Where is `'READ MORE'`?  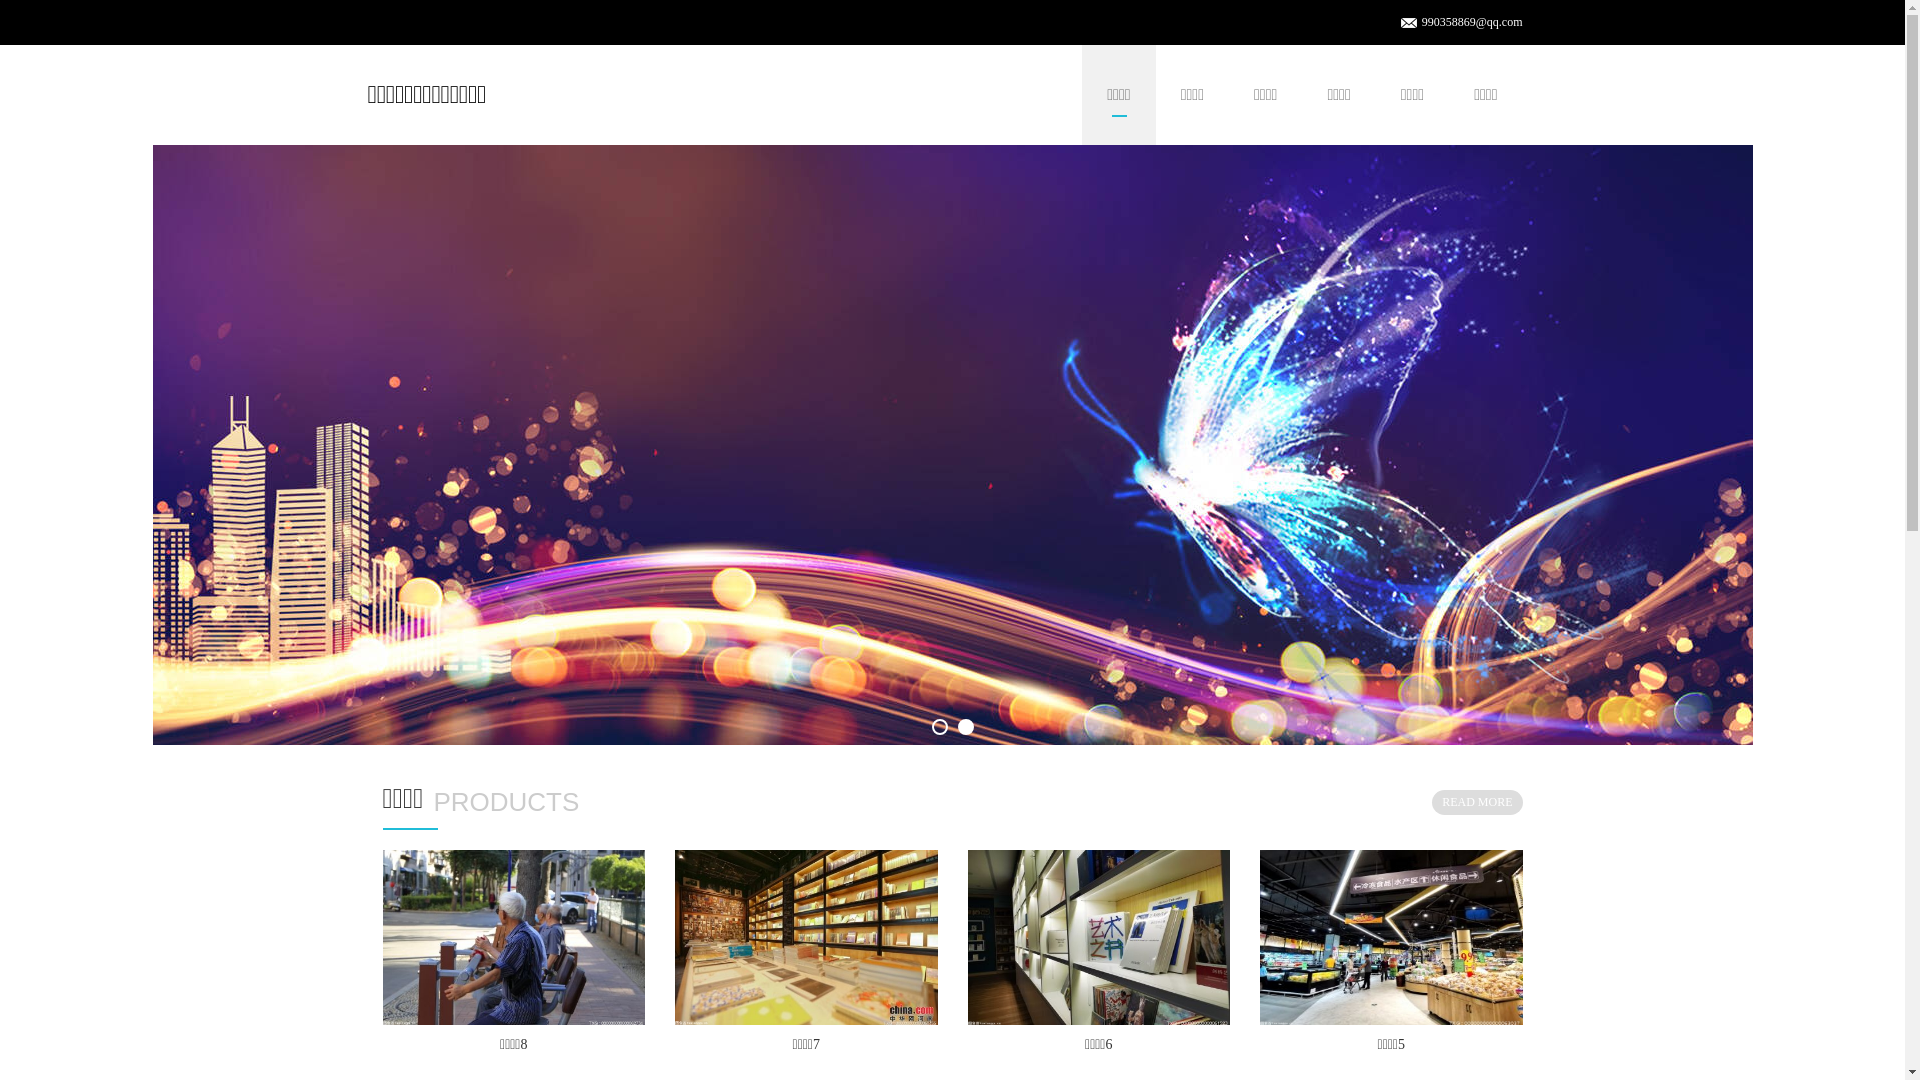
'READ MORE' is located at coordinates (1477, 801).